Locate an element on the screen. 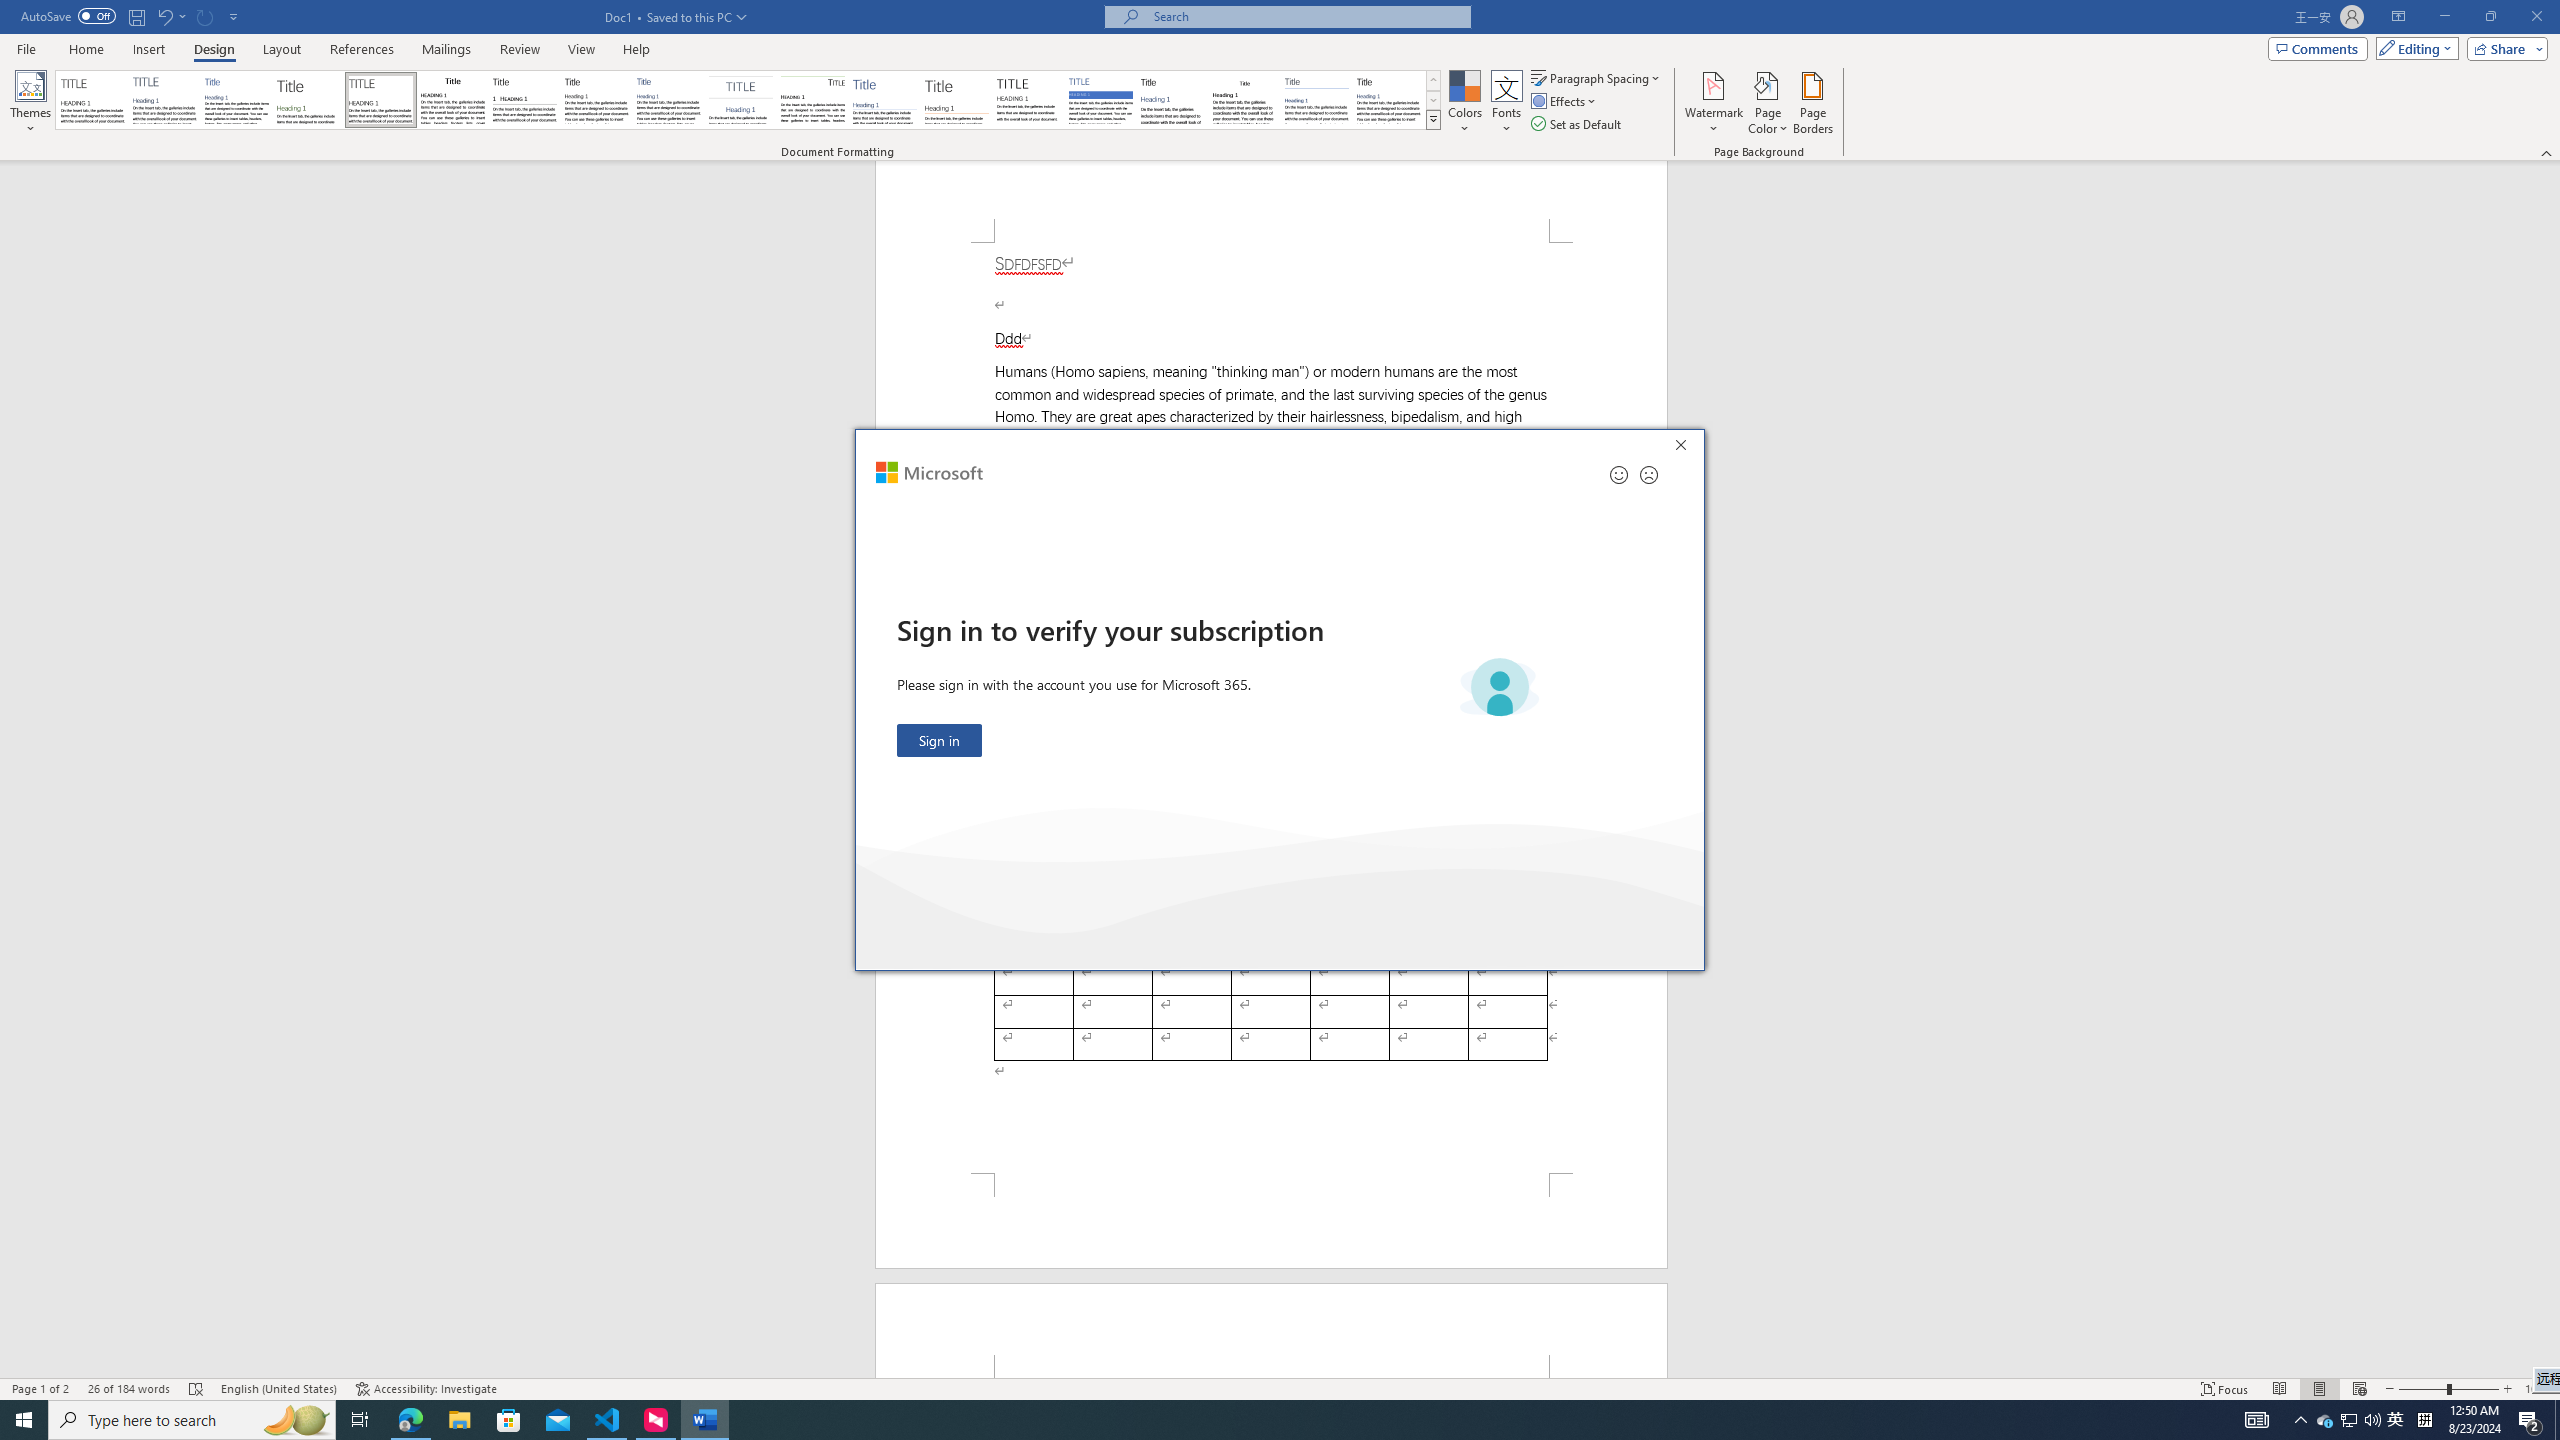 The height and width of the screenshot is (1440, 2560). 'File Explorer' is located at coordinates (458, 1418).